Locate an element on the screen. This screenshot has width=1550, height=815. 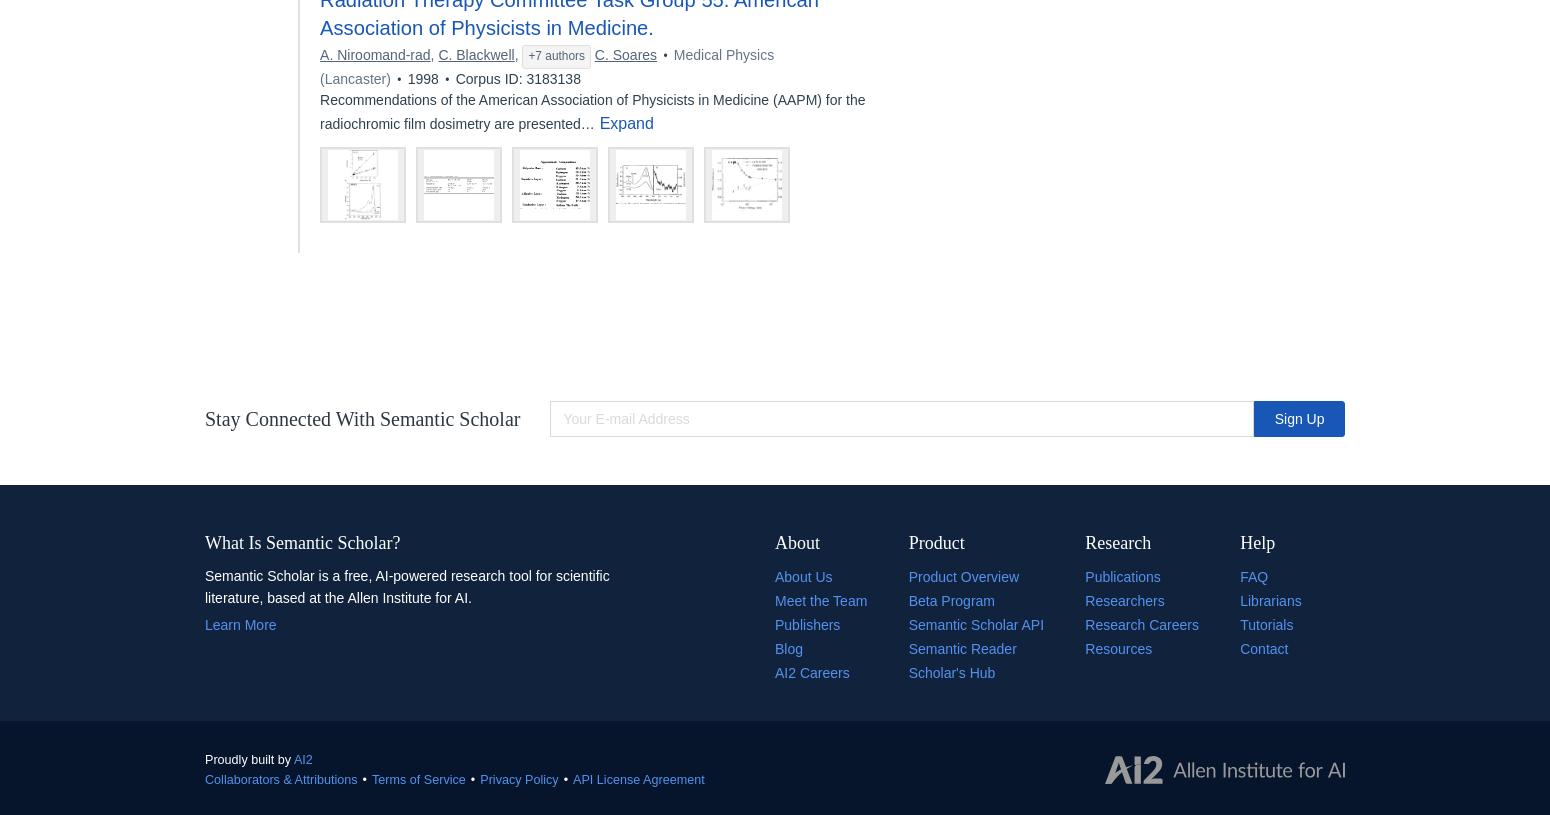
'Product' is located at coordinates (935, 541).